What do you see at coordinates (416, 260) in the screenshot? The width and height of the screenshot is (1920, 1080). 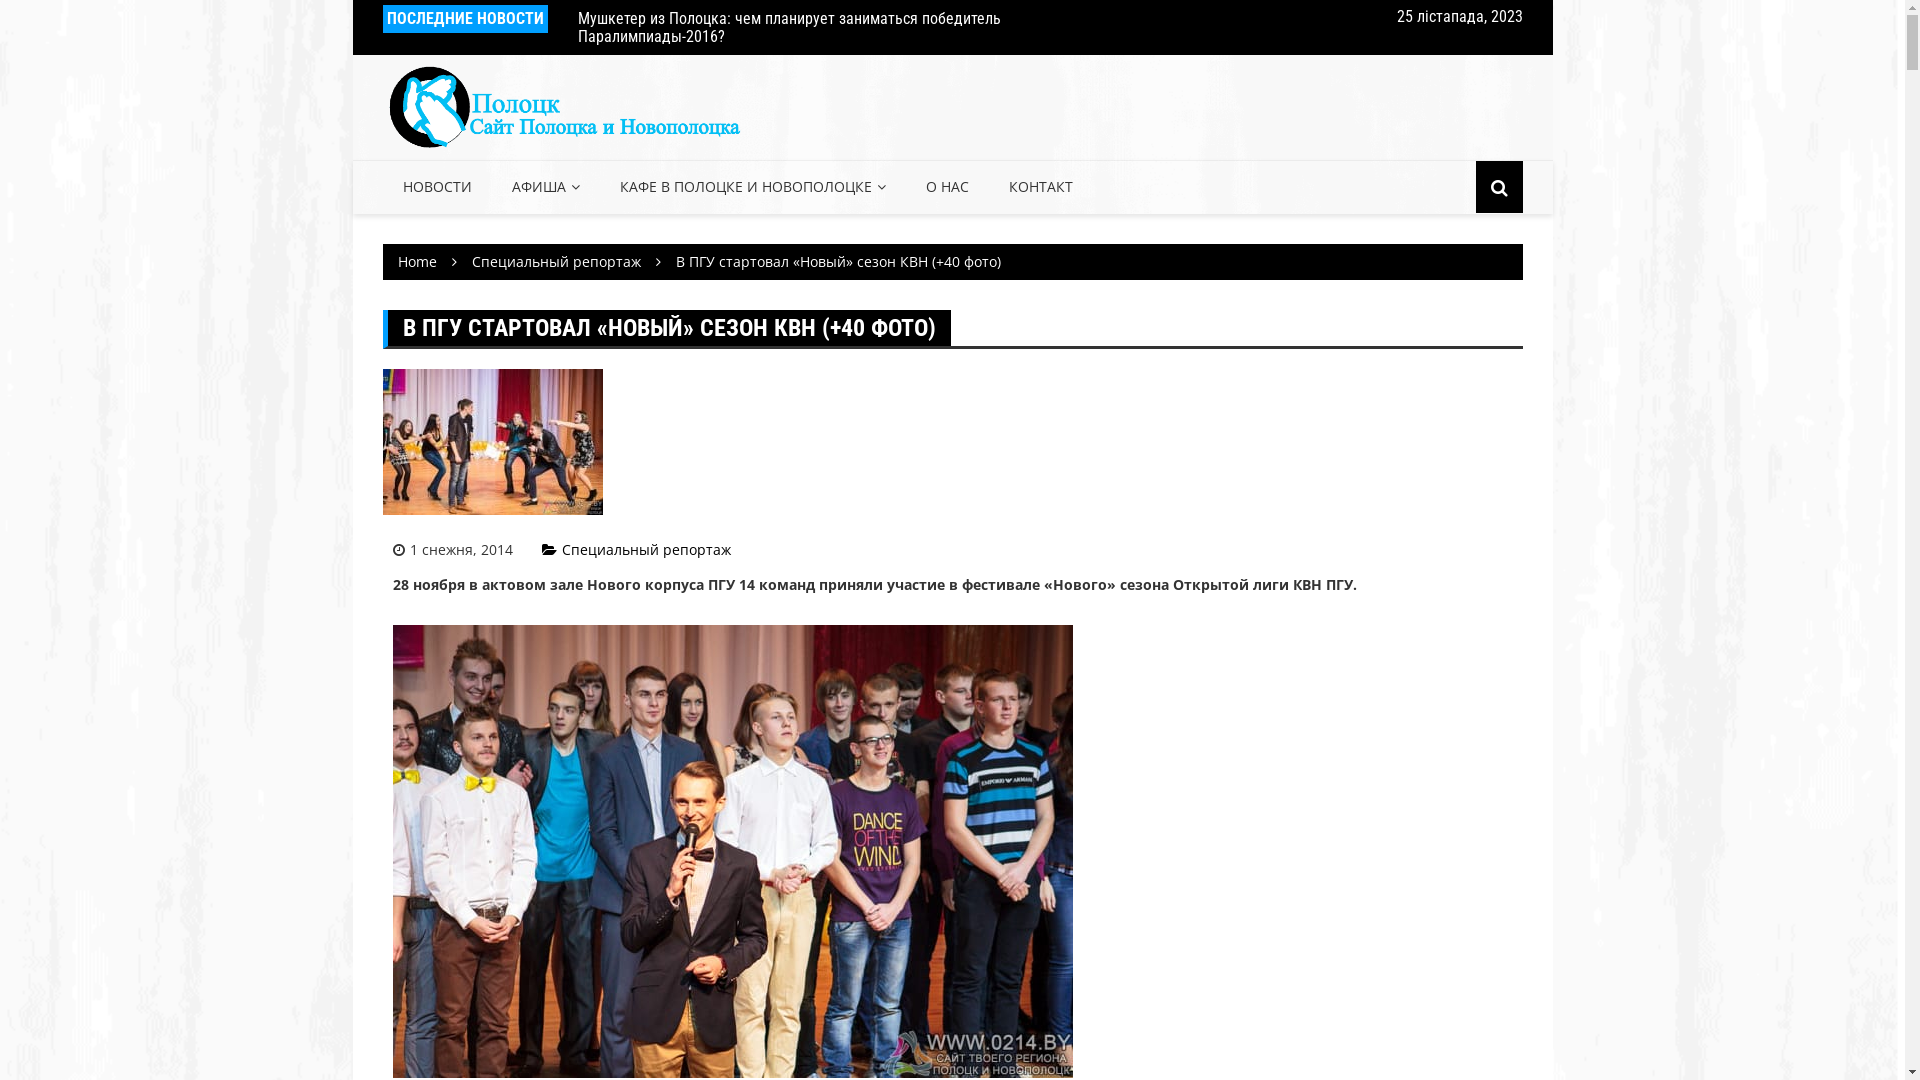 I see `'Home'` at bounding box center [416, 260].